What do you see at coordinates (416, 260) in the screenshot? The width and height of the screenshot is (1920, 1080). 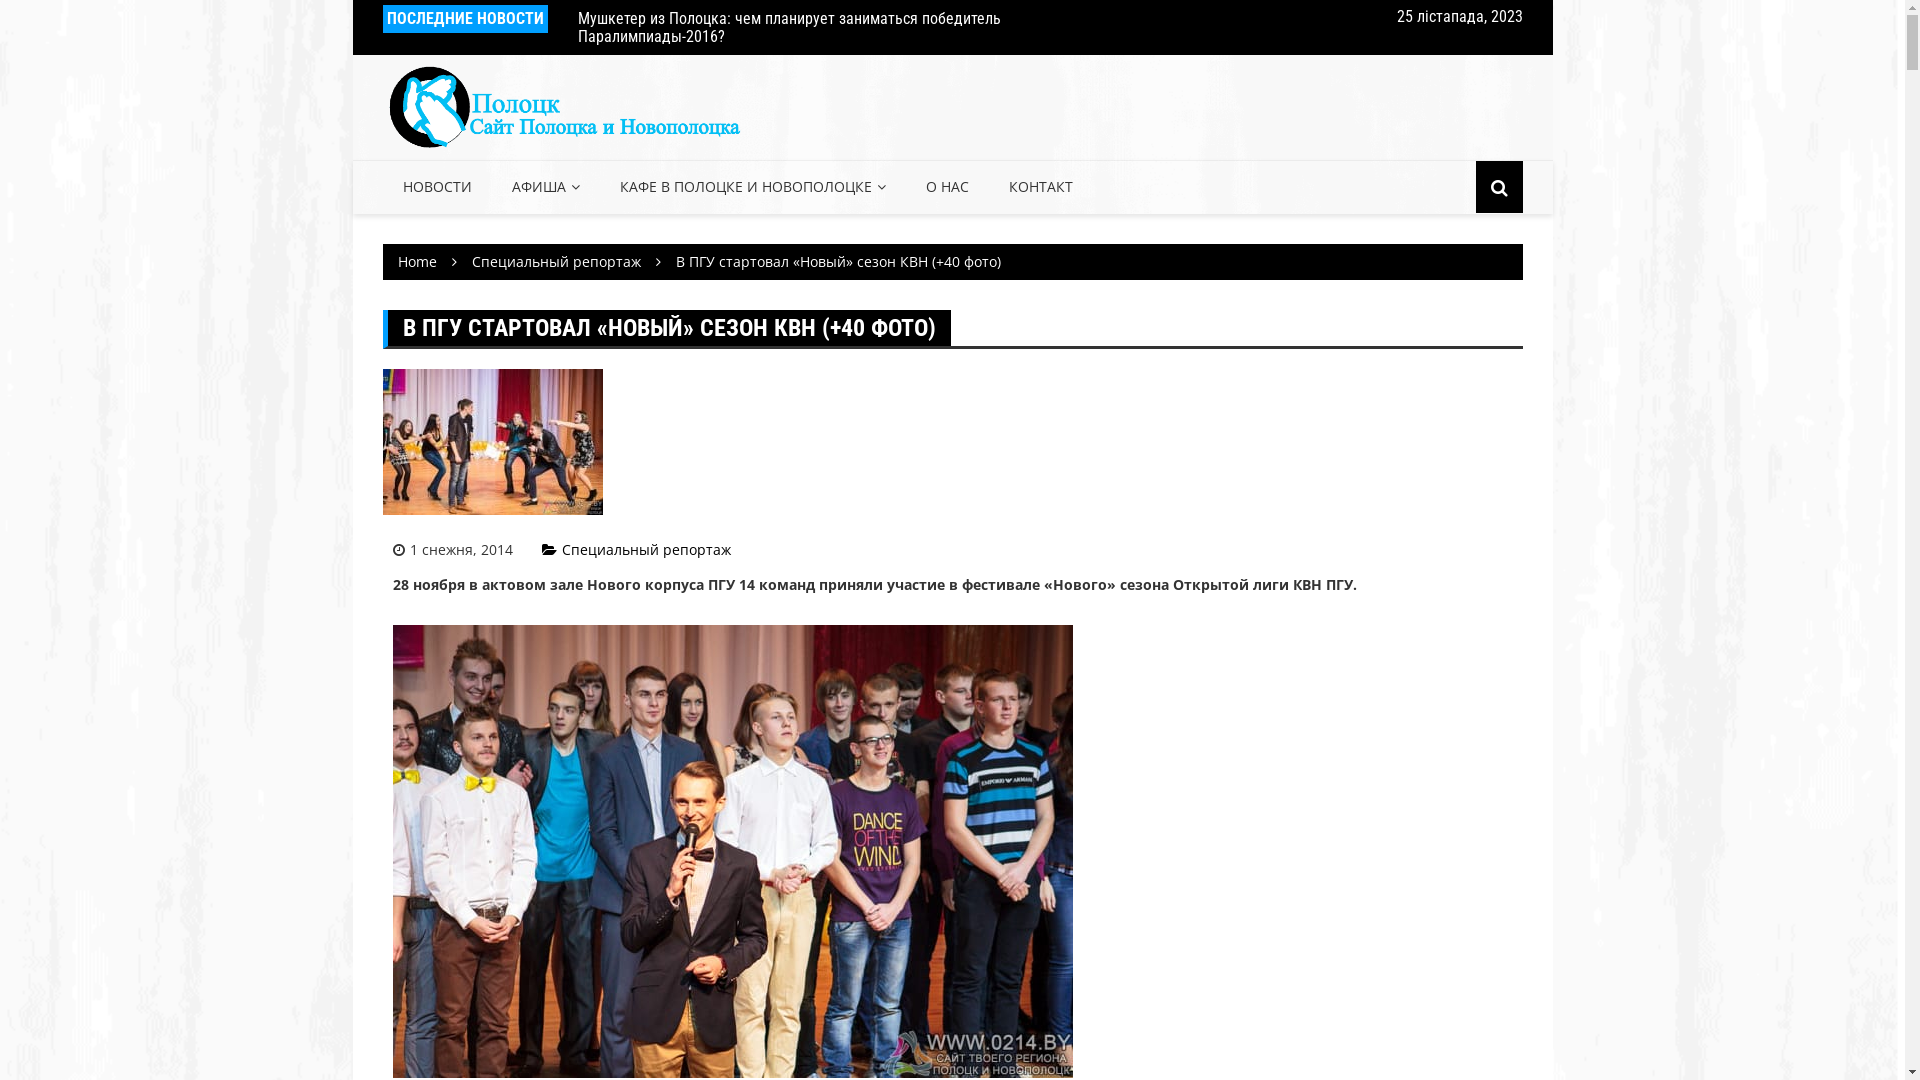 I see `'Home'` at bounding box center [416, 260].